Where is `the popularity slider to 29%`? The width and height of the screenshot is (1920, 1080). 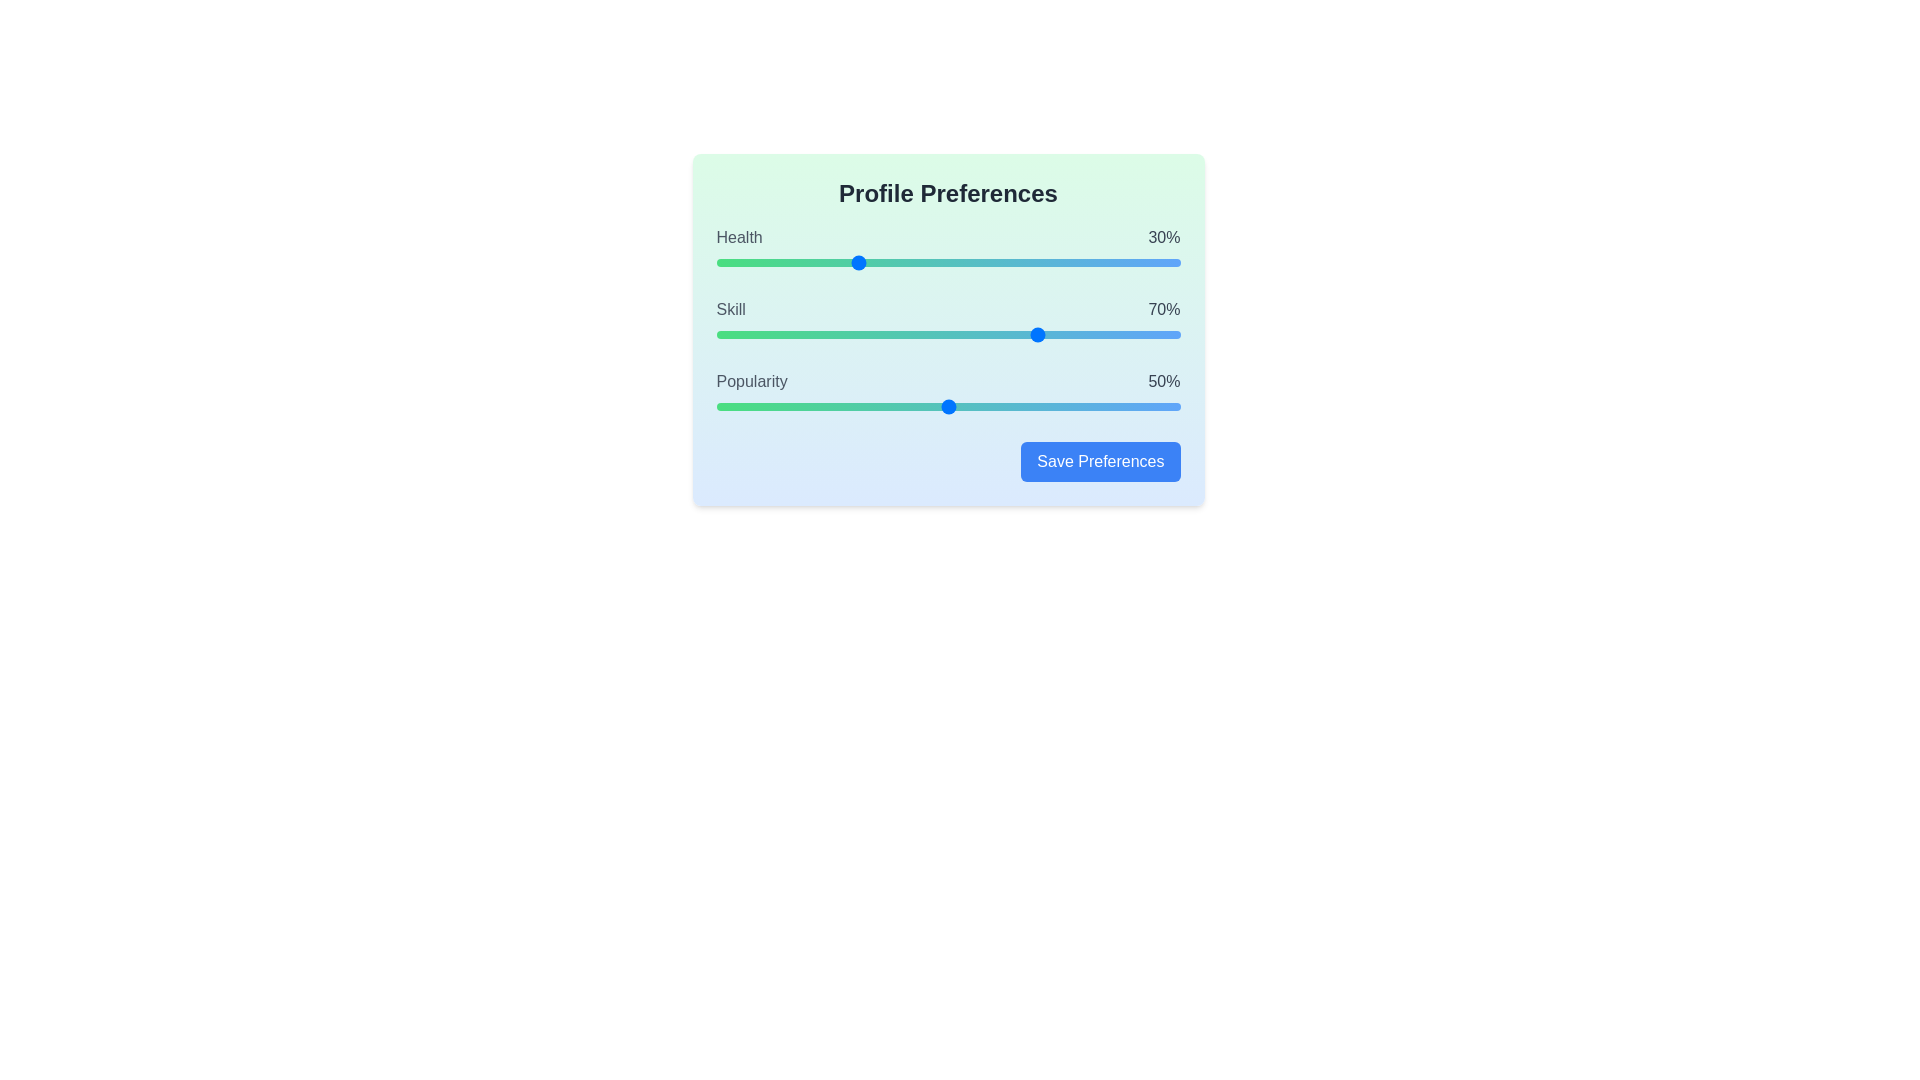
the popularity slider to 29% is located at coordinates (851, 406).